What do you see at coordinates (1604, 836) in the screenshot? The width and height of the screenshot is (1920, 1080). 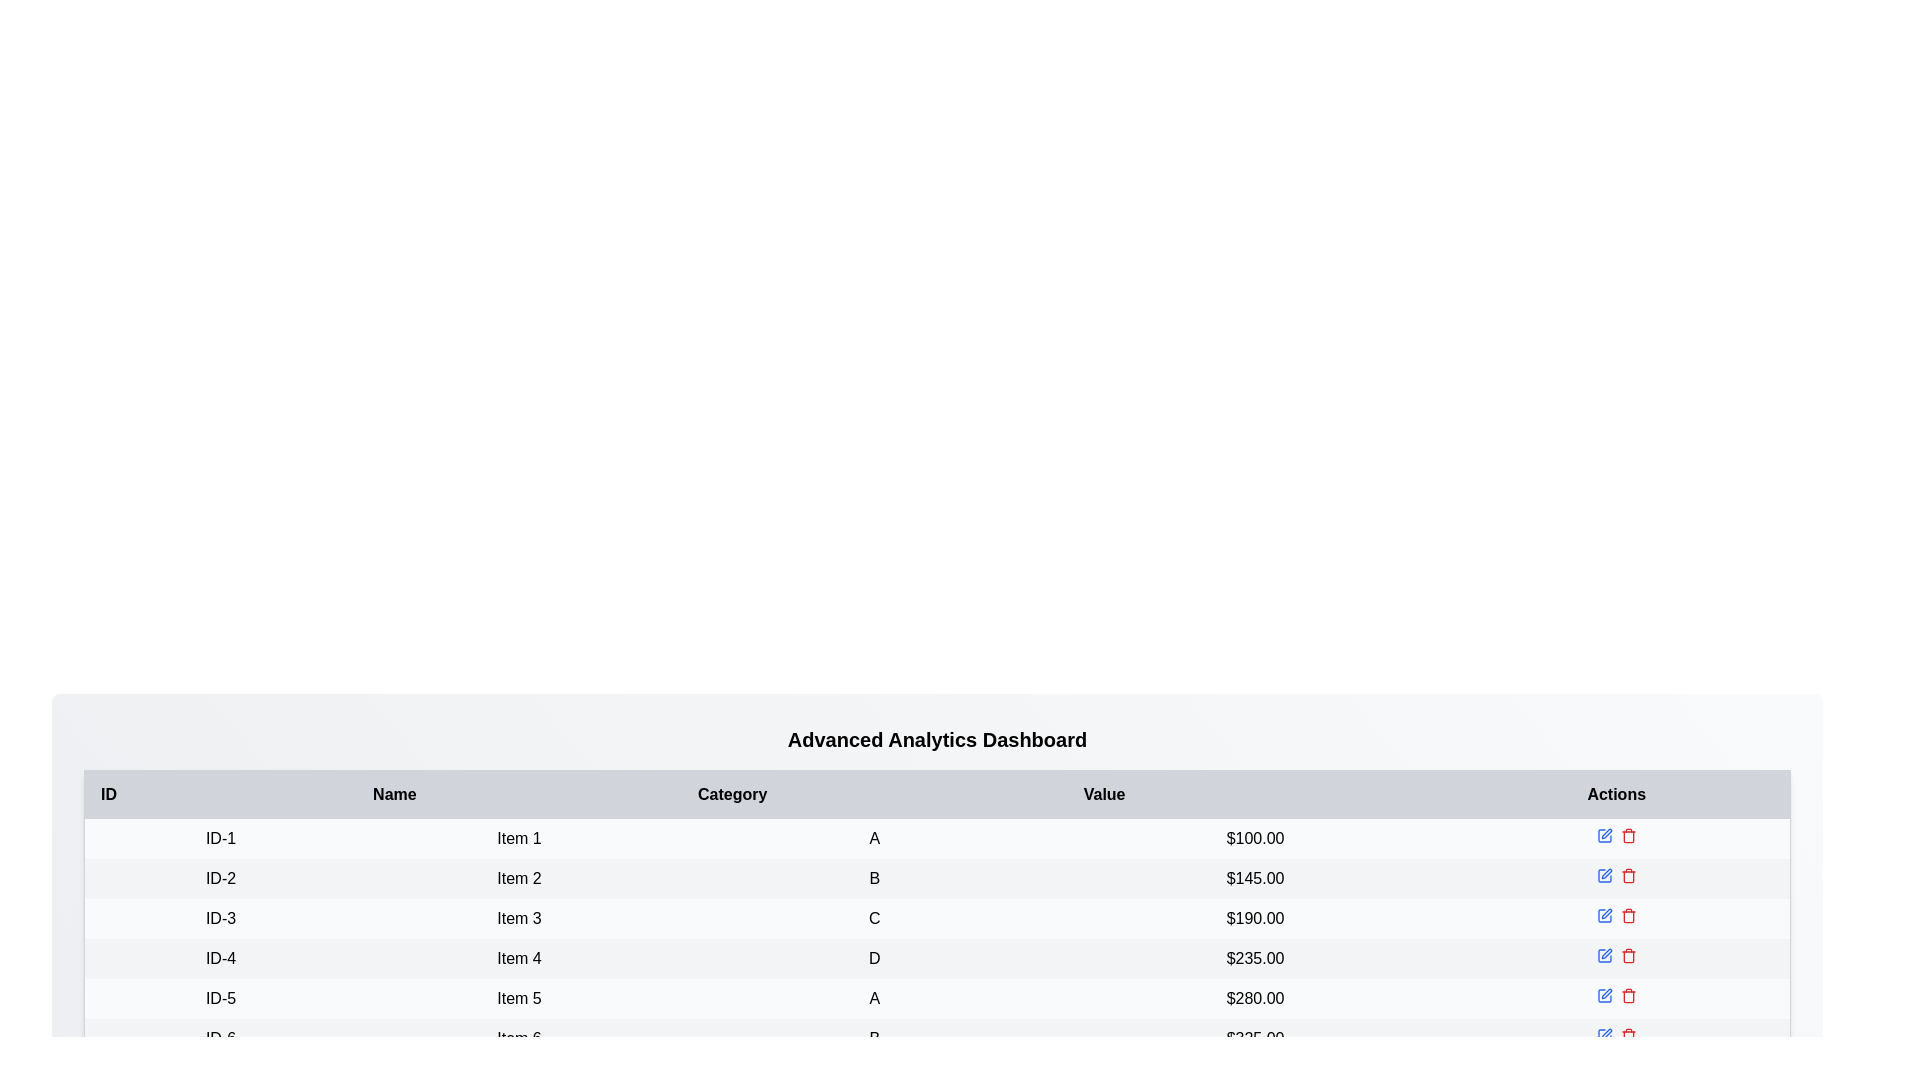 I see `the edit button for the item with ID ID-1` at bounding box center [1604, 836].